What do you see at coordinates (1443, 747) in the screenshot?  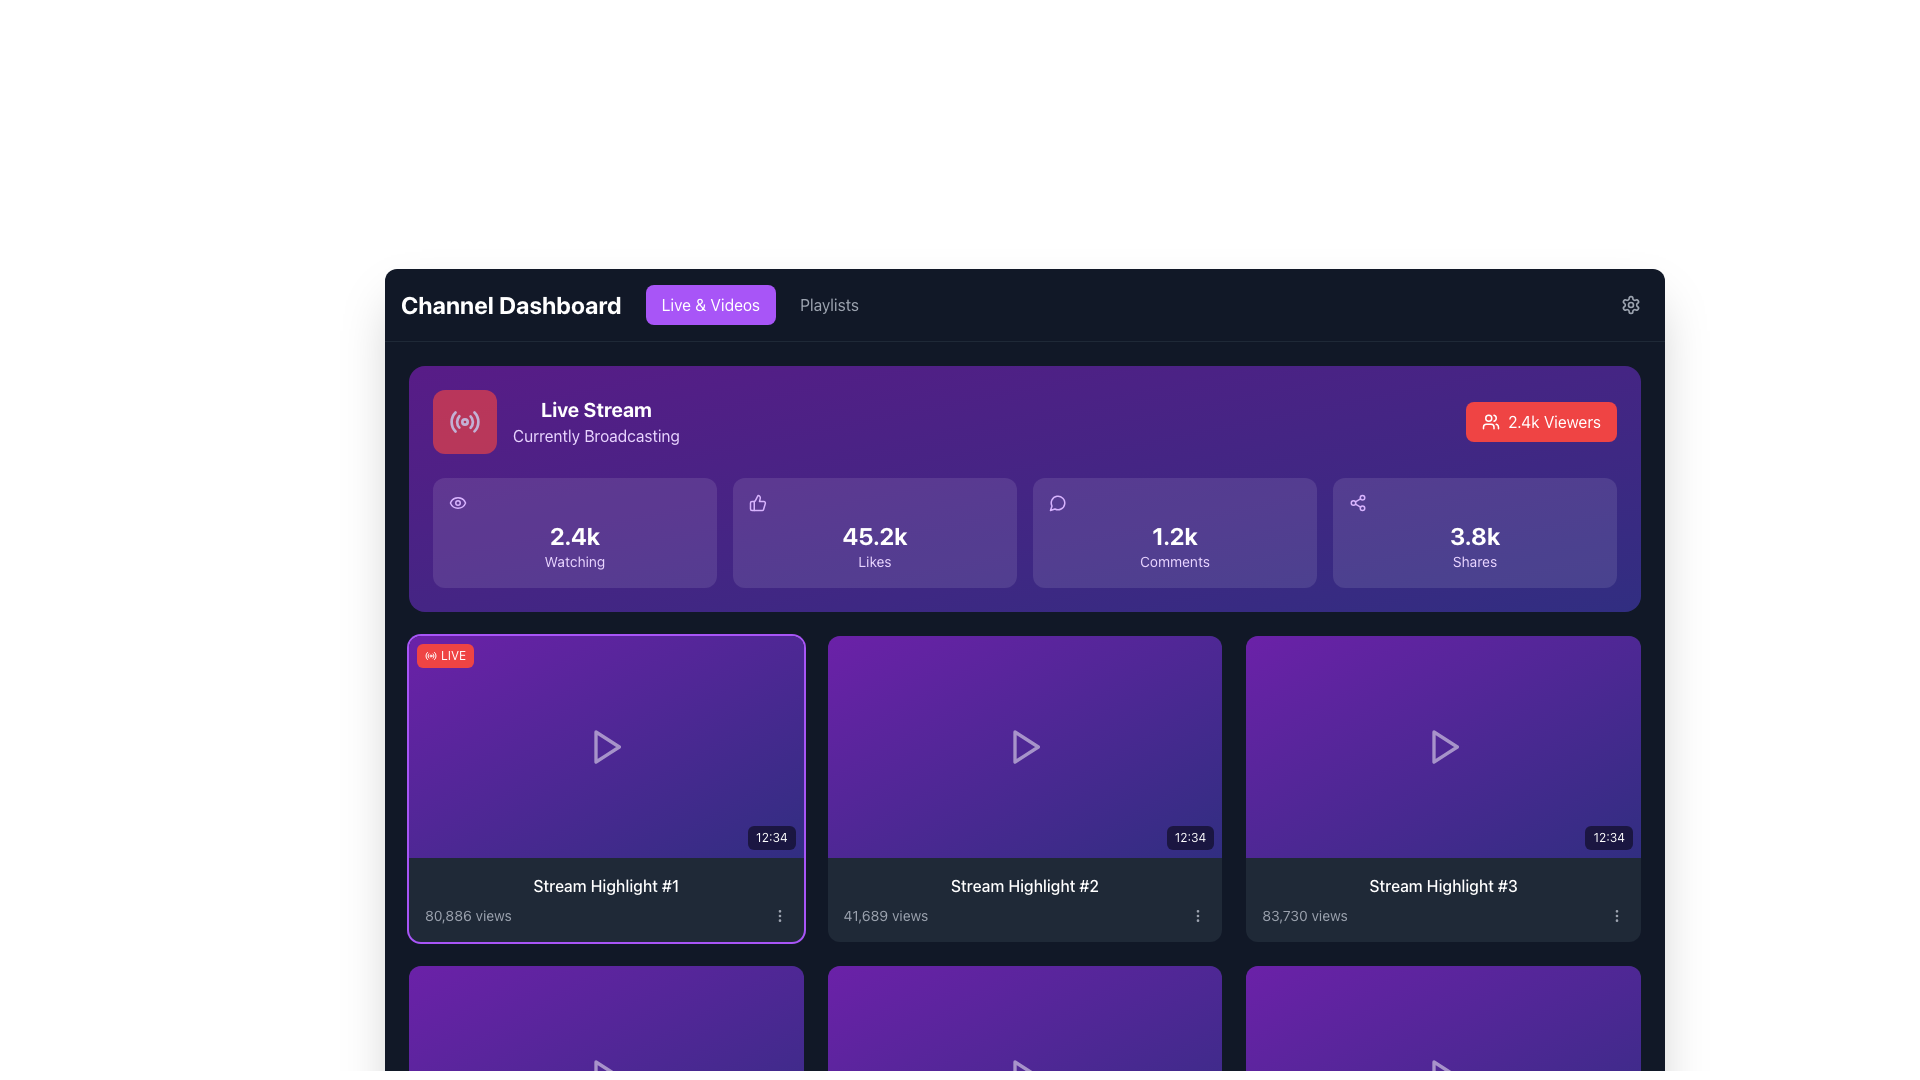 I see `the Interactive Thumbnail with a gradient background from purple to indigo, featuring a white play icon and time duration text '12:34' in the bottom right corner, located in the rightmost card of the second row labeled 'Stream Highlight #3'` at bounding box center [1443, 747].